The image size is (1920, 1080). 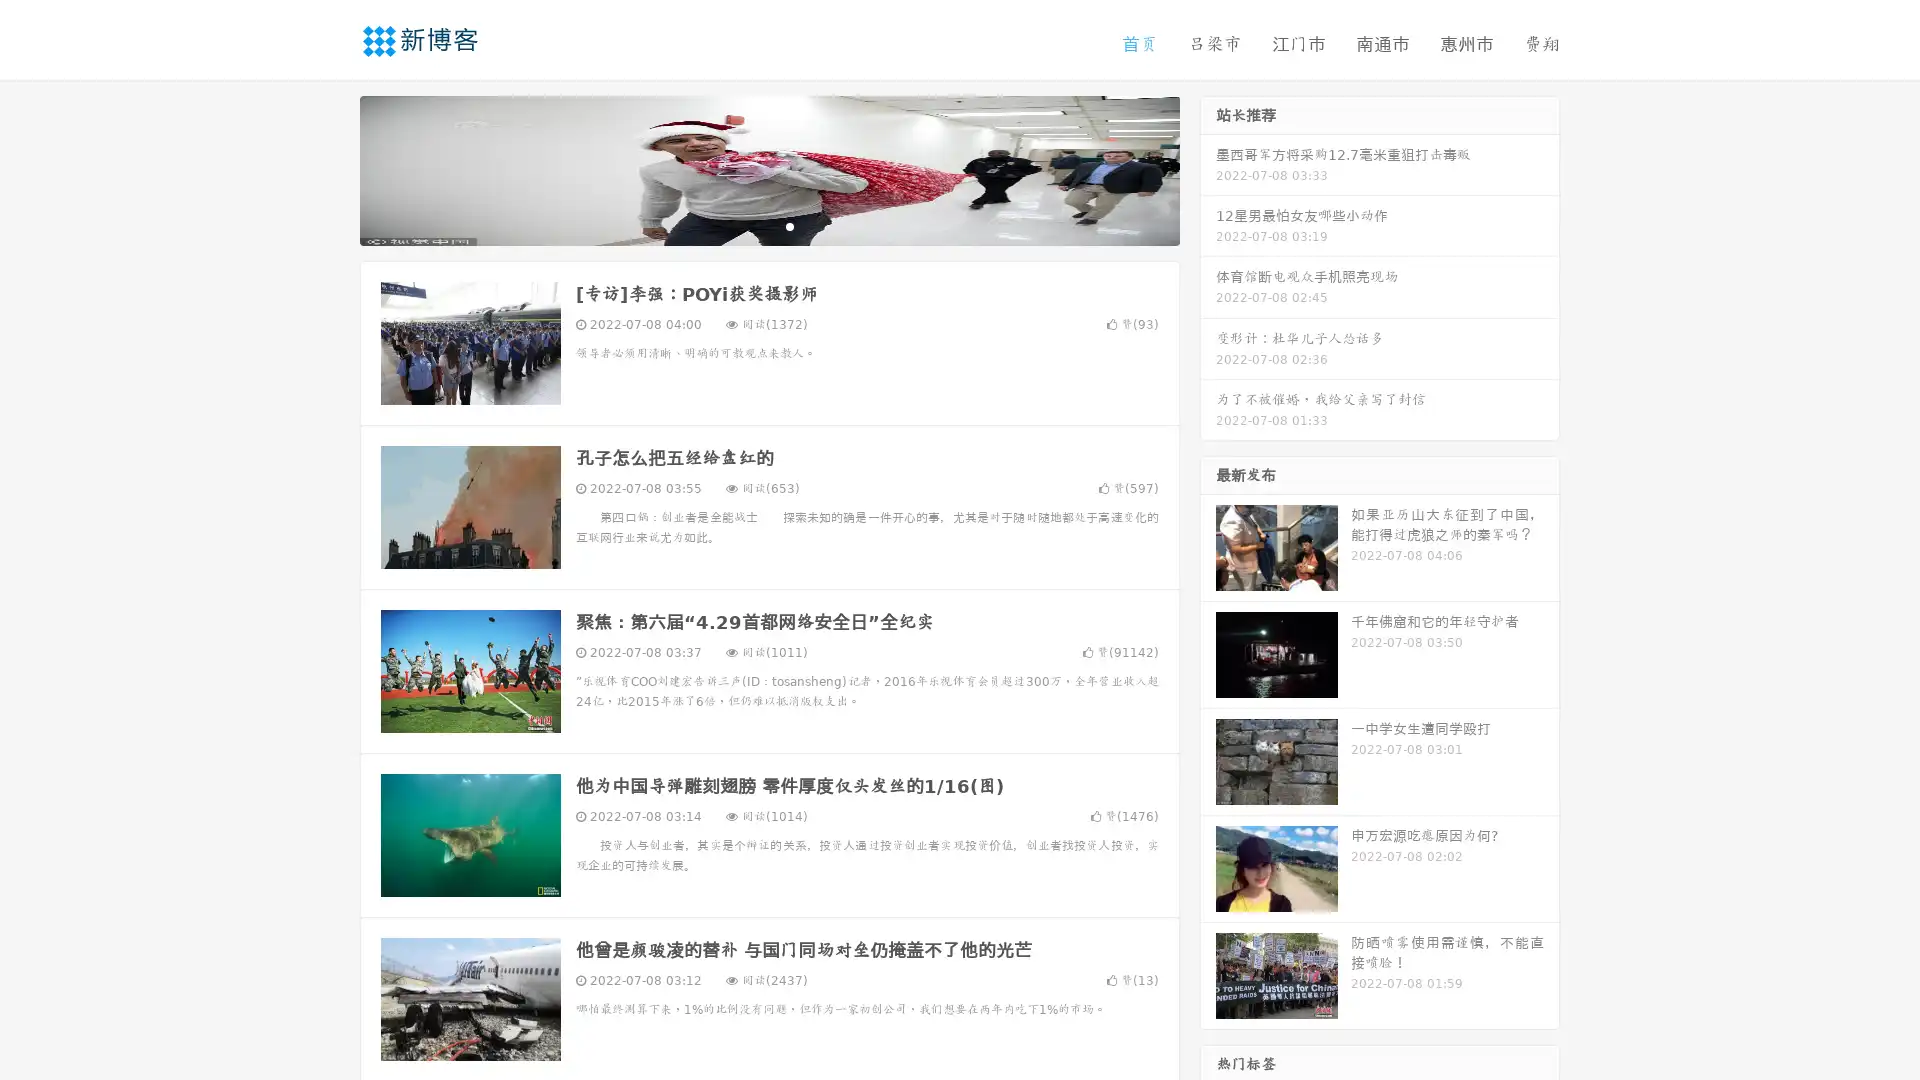 What do you see at coordinates (748, 225) in the screenshot?
I see `Go to slide 1` at bounding box center [748, 225].